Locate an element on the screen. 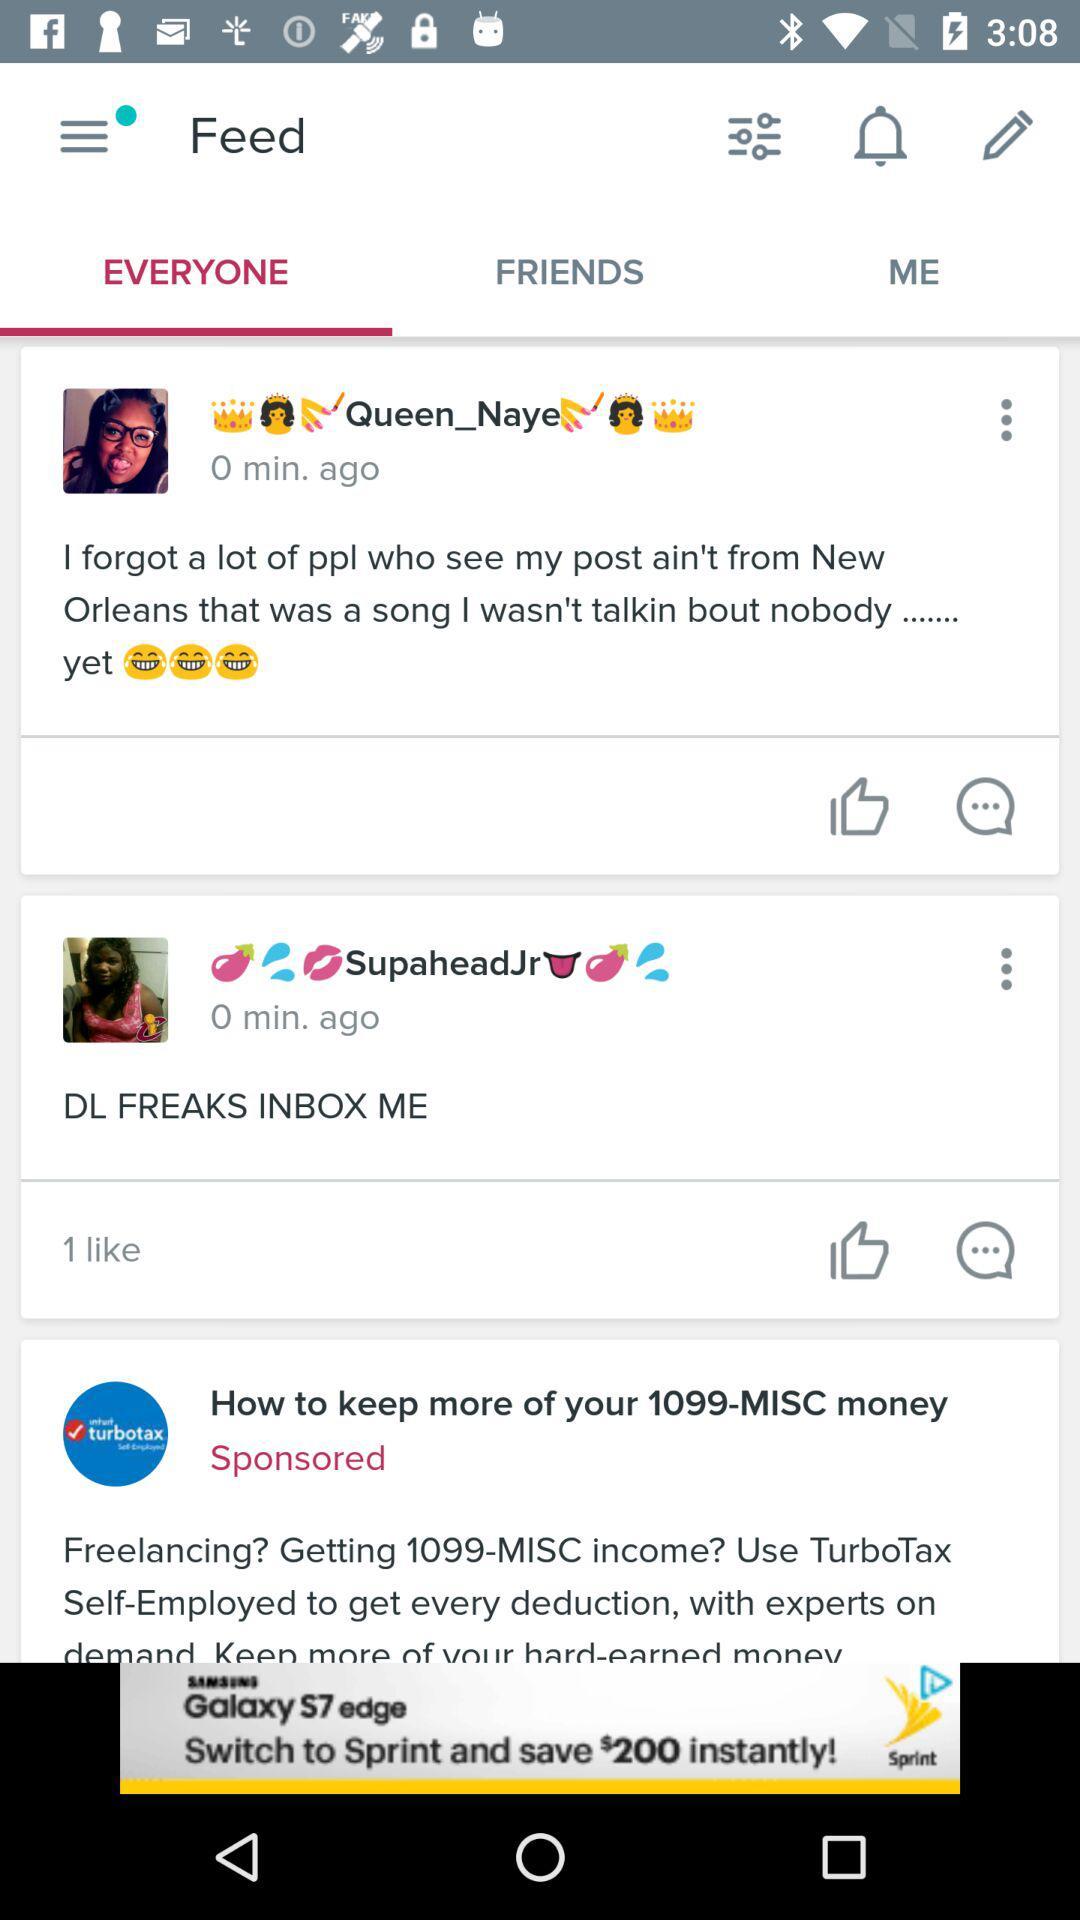  click the comment is located at coordinates (984, 1249).